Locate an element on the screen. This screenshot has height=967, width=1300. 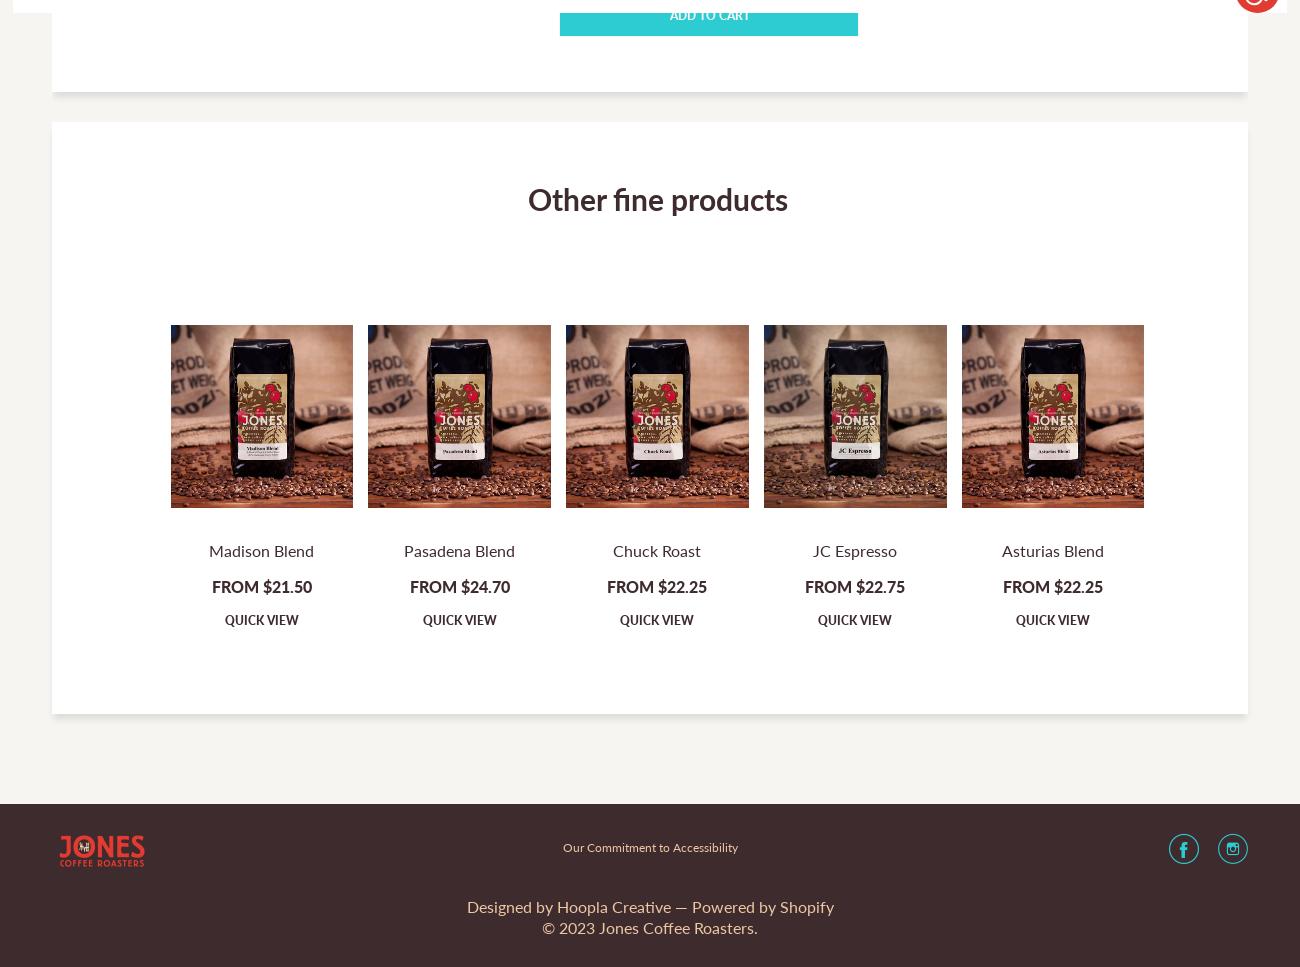
'Pasadena Blend' is located at coordinates (458, 550).